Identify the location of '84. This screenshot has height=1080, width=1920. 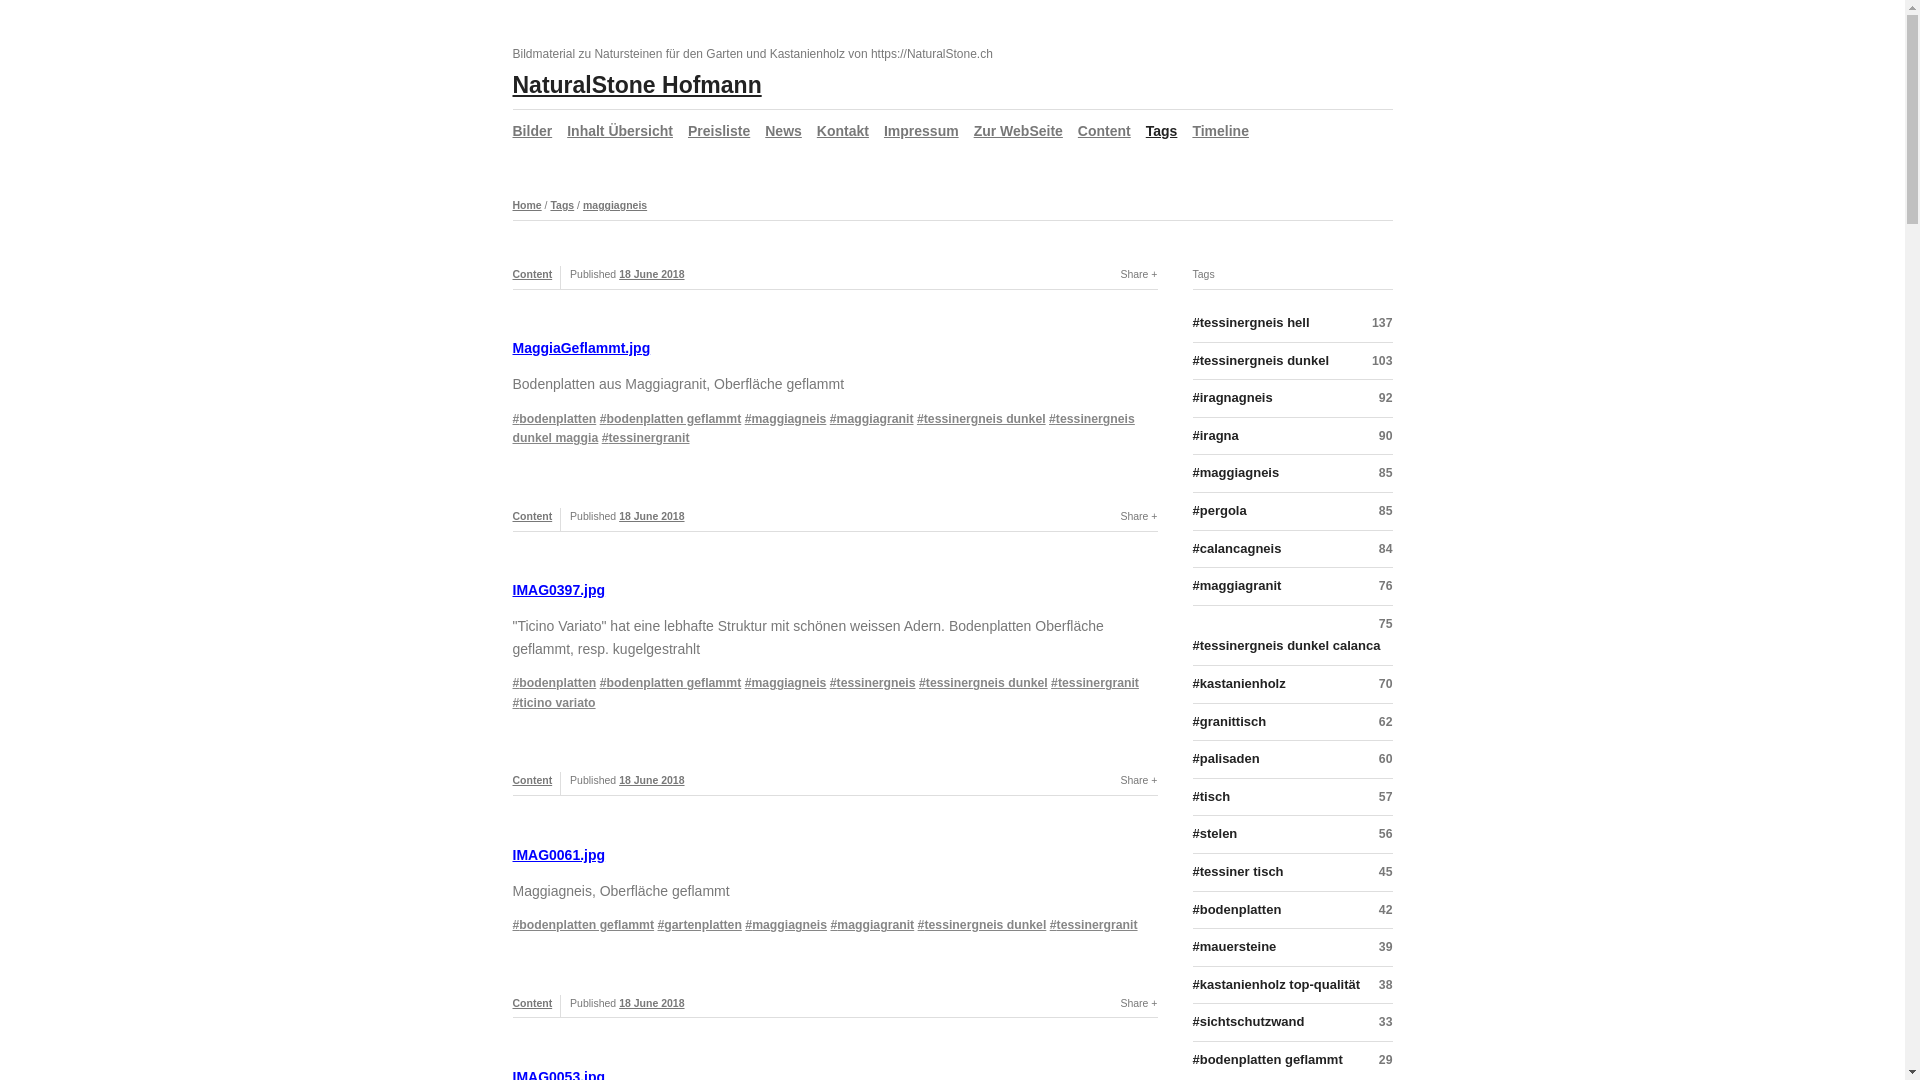
(1291, 550).